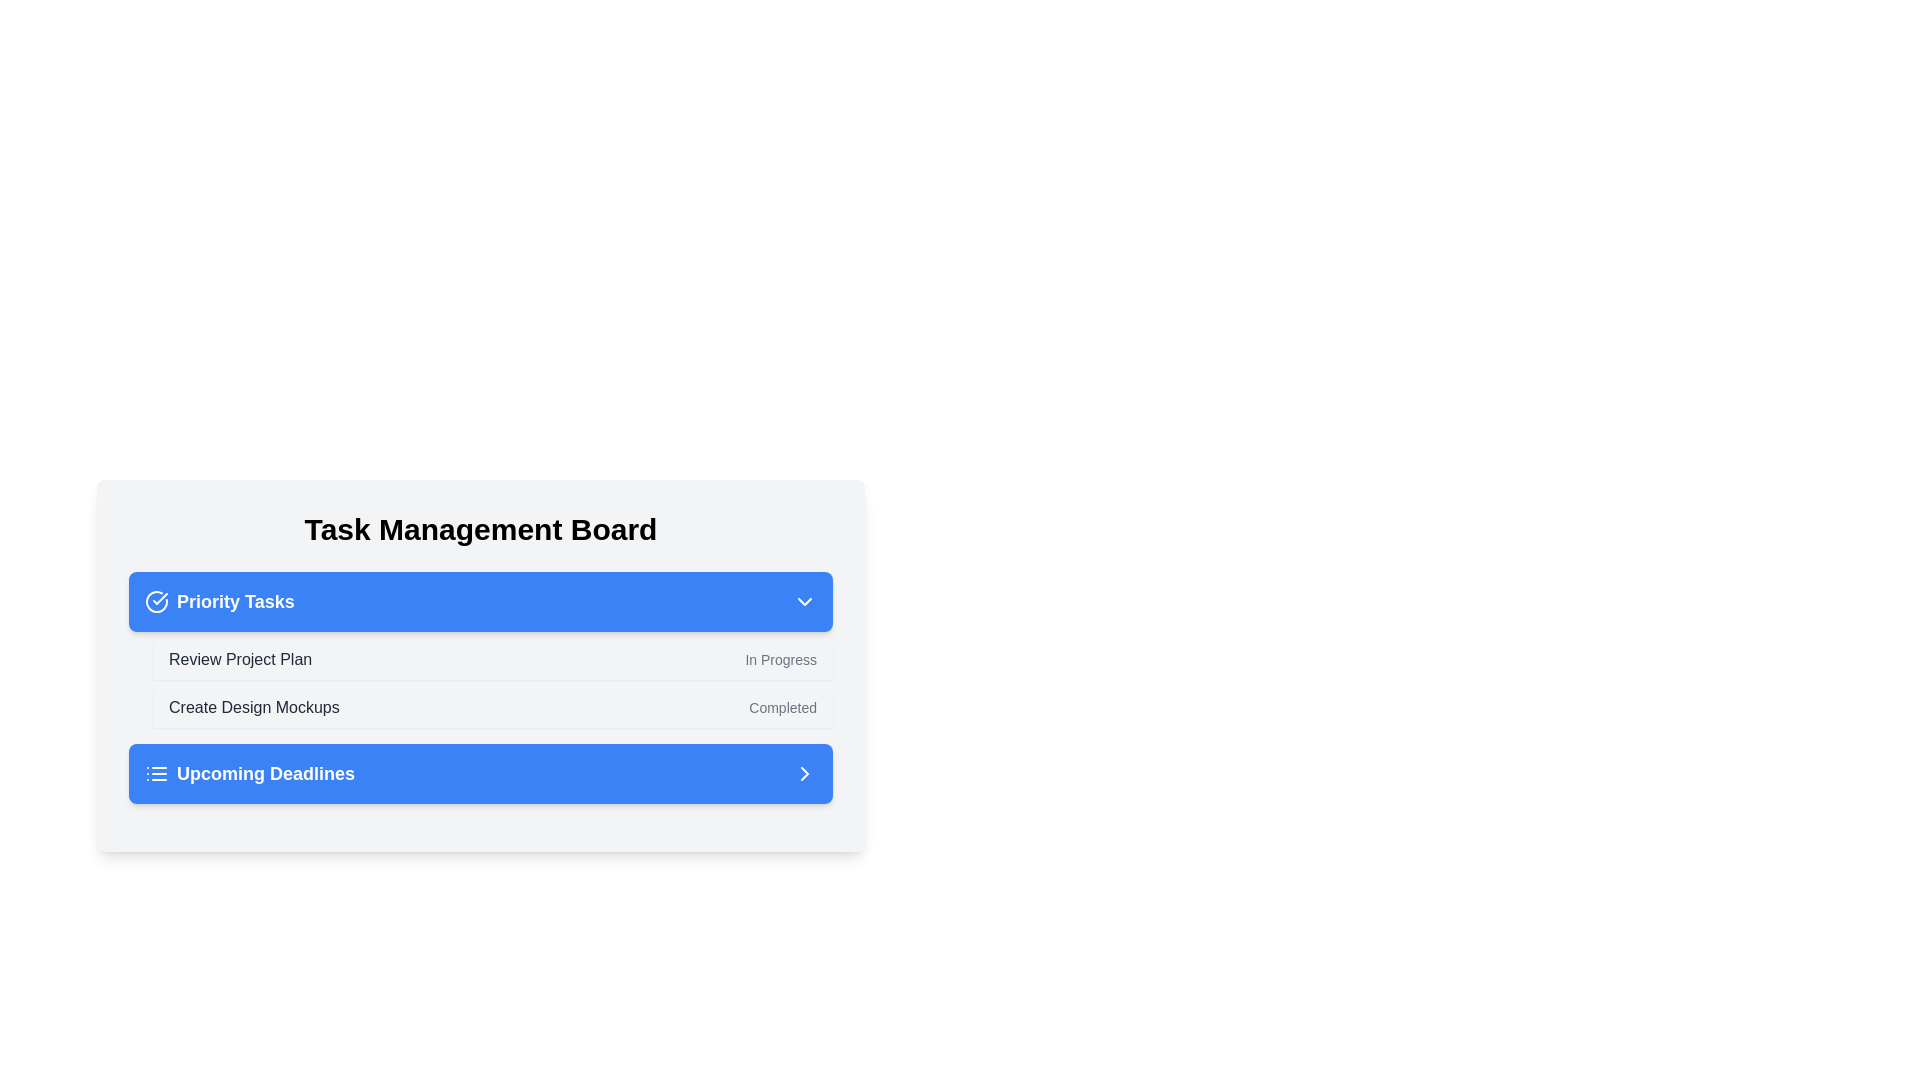  I want to click on the 'Priority Tasks' text label located in the 'Task Management Board' section, which is part of a blue background header and has a checkmark icon to its left, so click(235, 600).